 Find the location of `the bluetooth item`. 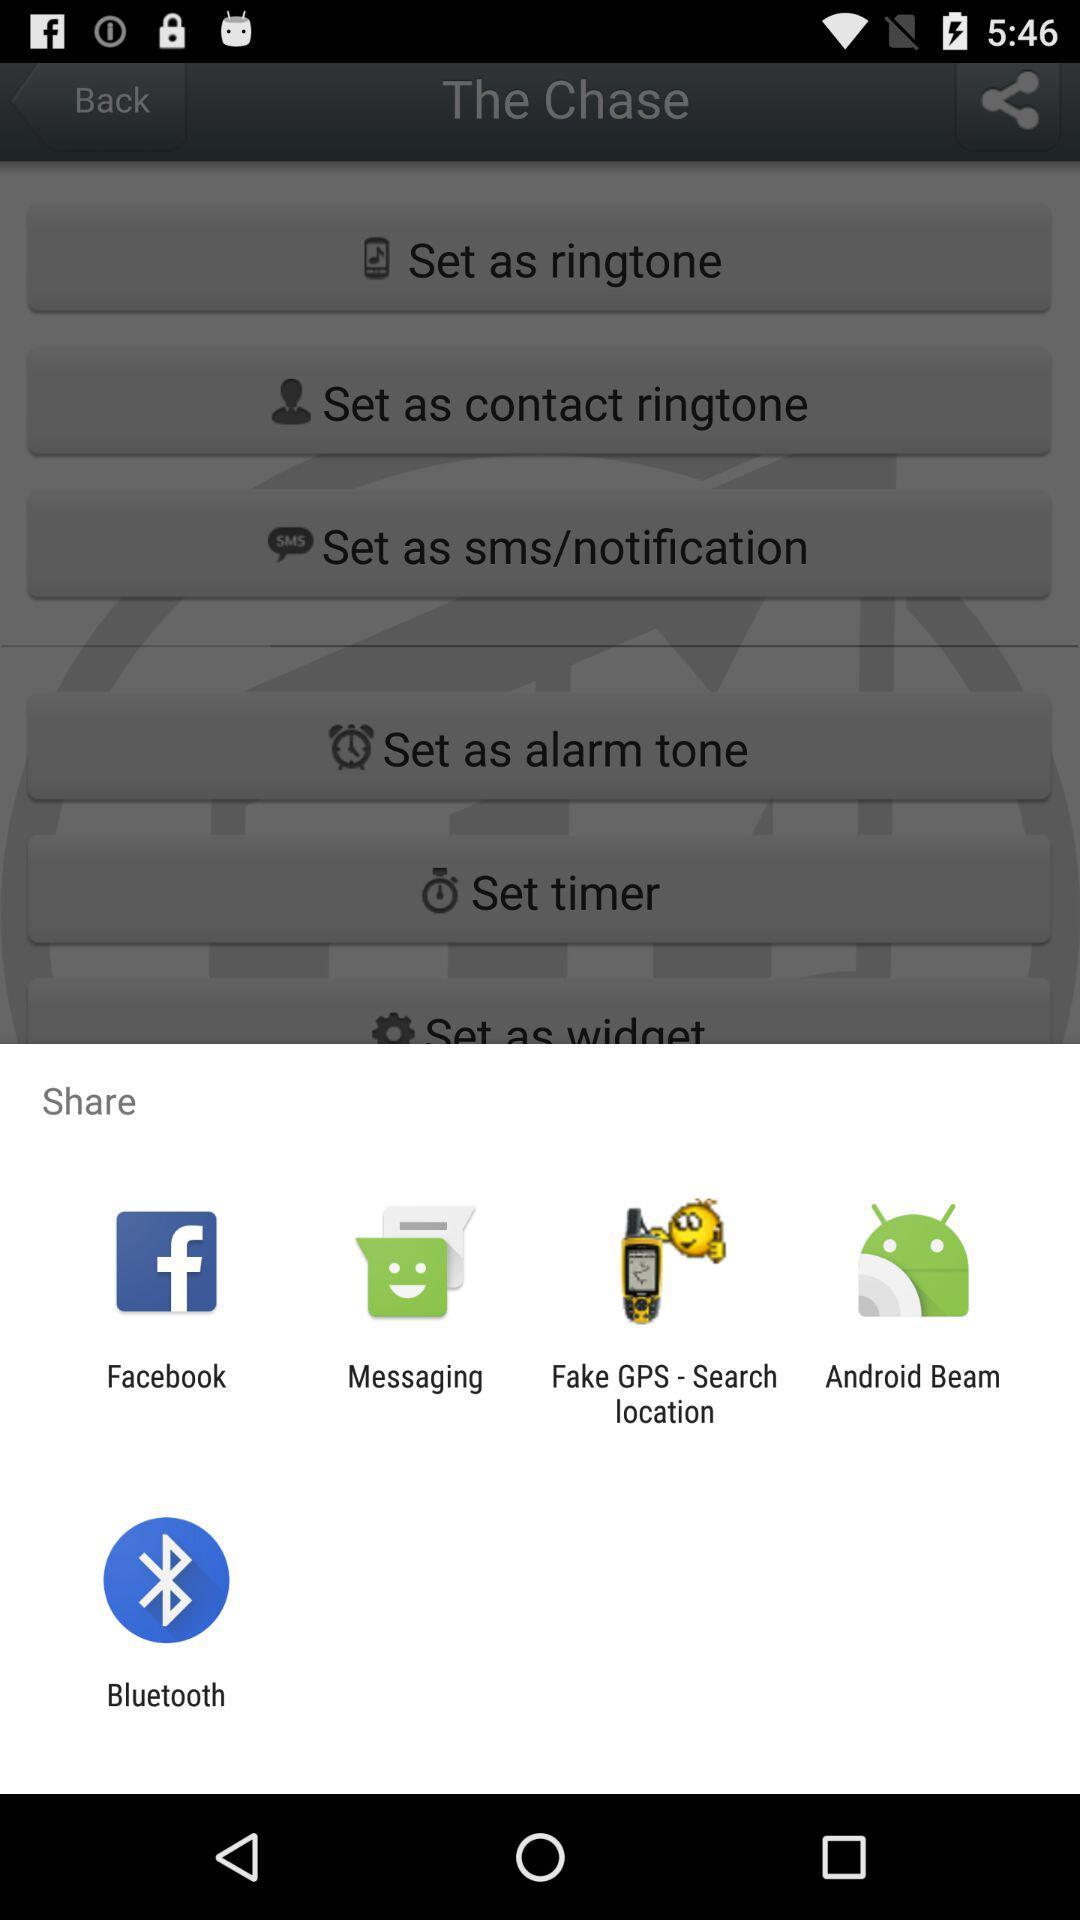

the bluetooth item is located at coordinates (165, 1711).